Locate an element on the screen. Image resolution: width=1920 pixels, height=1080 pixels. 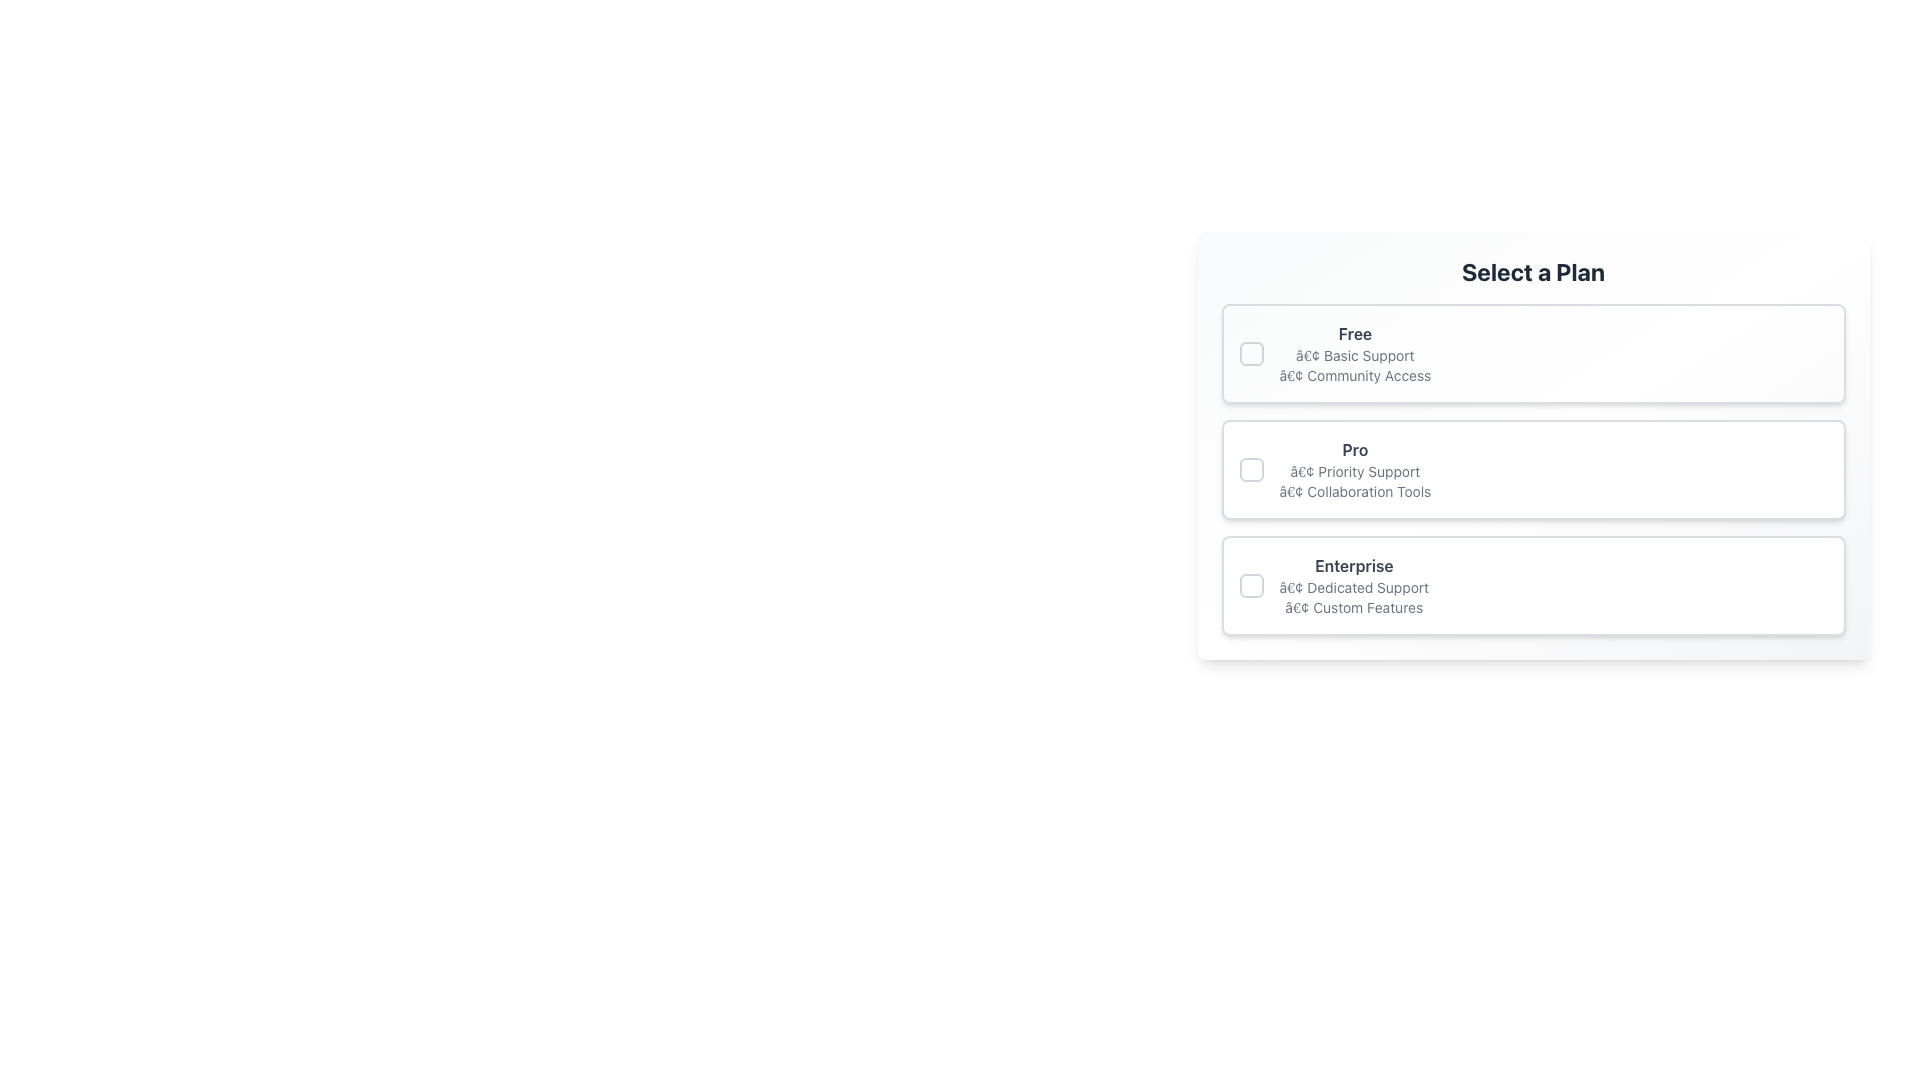
the radio button located to the left of the text 'Free' is located at coordinates (1250, 353).